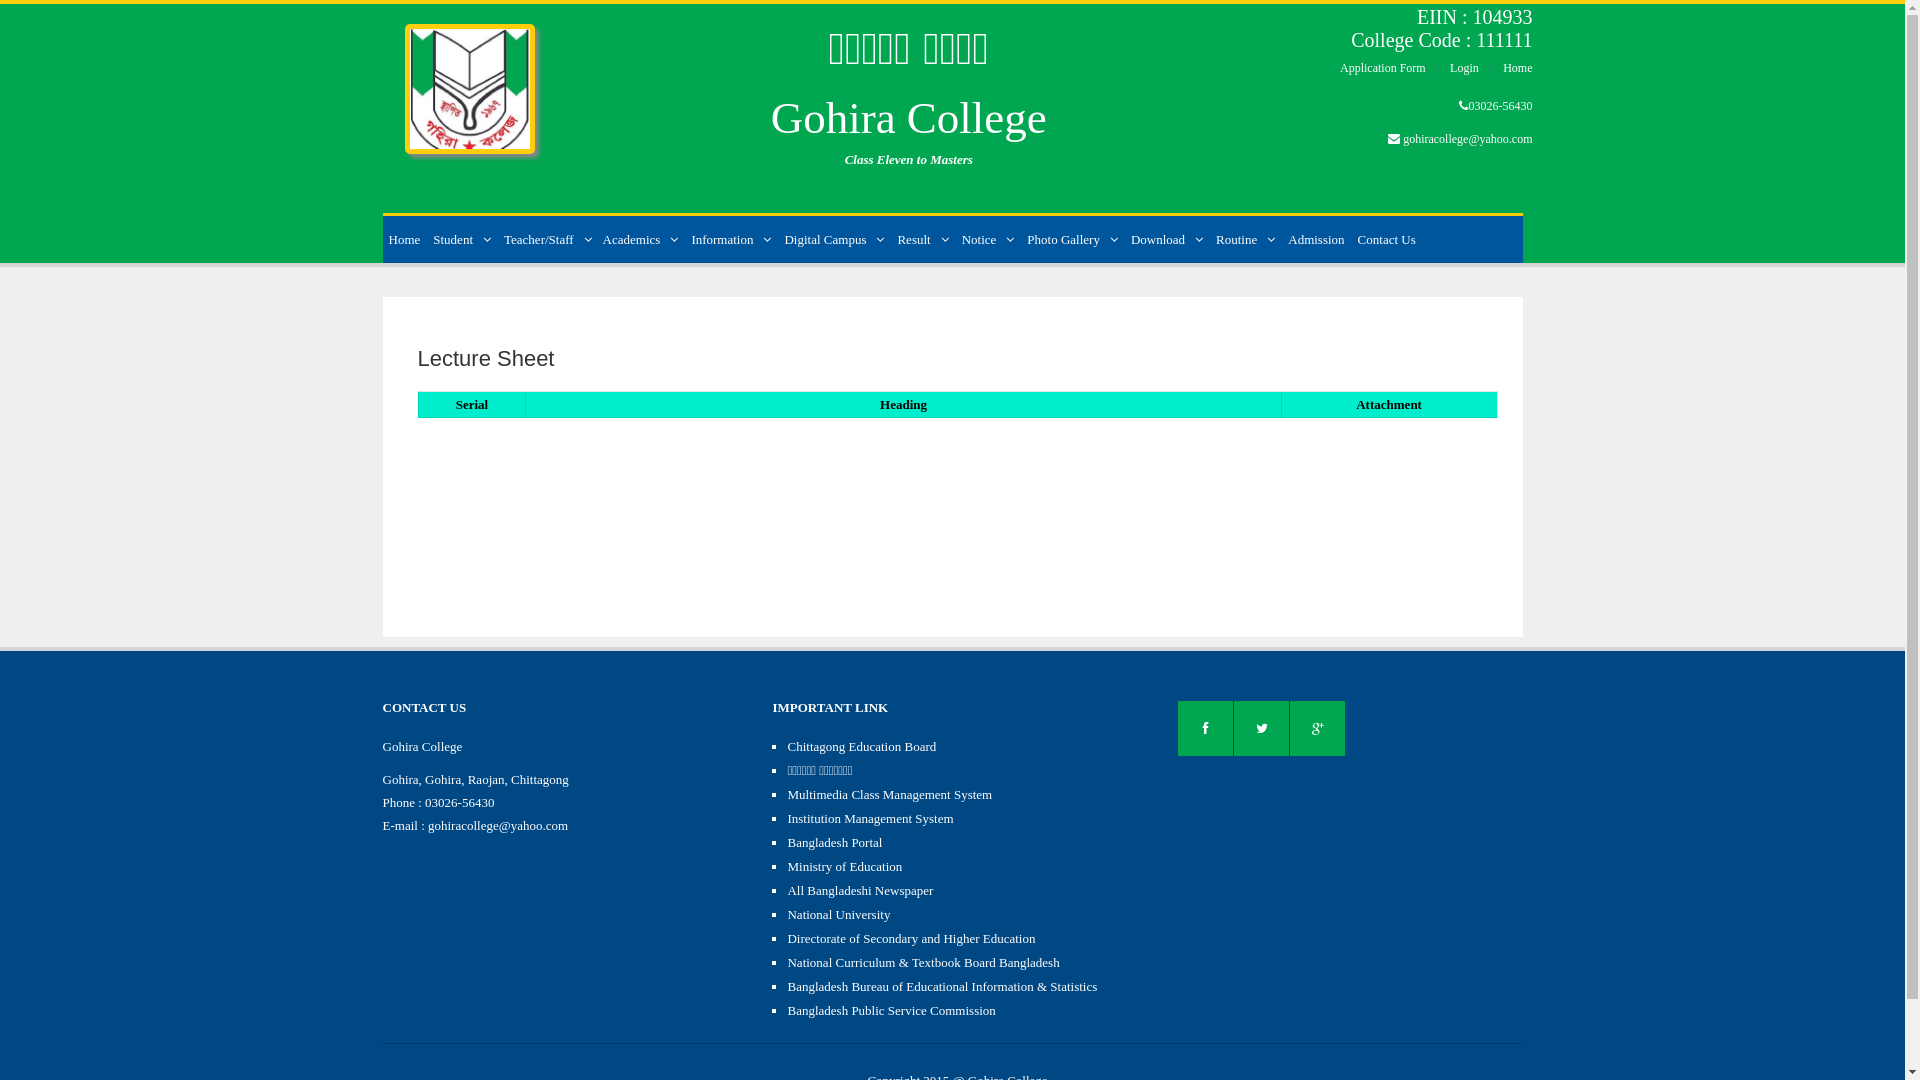  What do you see at coordinates (595, 238) in the screenshot?
I see `'Academics'` at bounding box center [595, 238].